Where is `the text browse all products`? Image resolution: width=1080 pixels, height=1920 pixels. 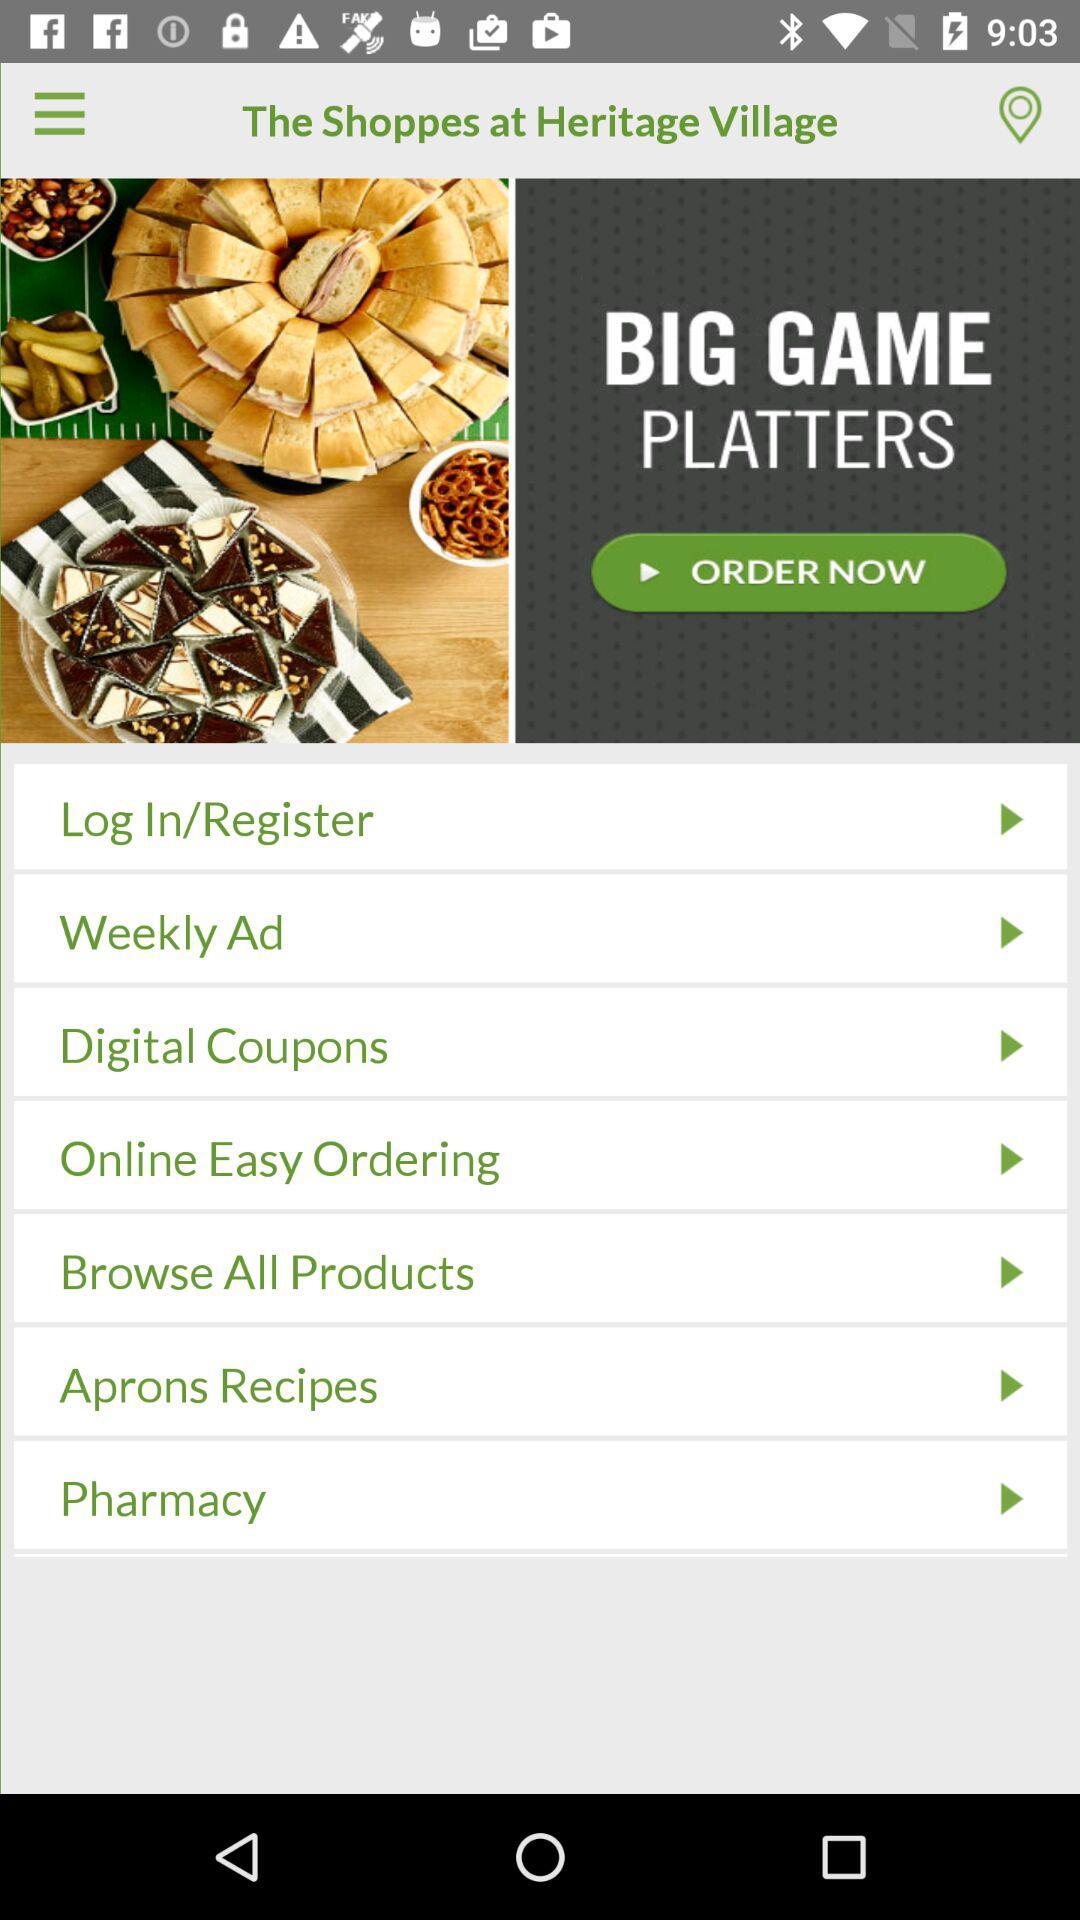 the text browse all products is located at coordinates (266, 1271).